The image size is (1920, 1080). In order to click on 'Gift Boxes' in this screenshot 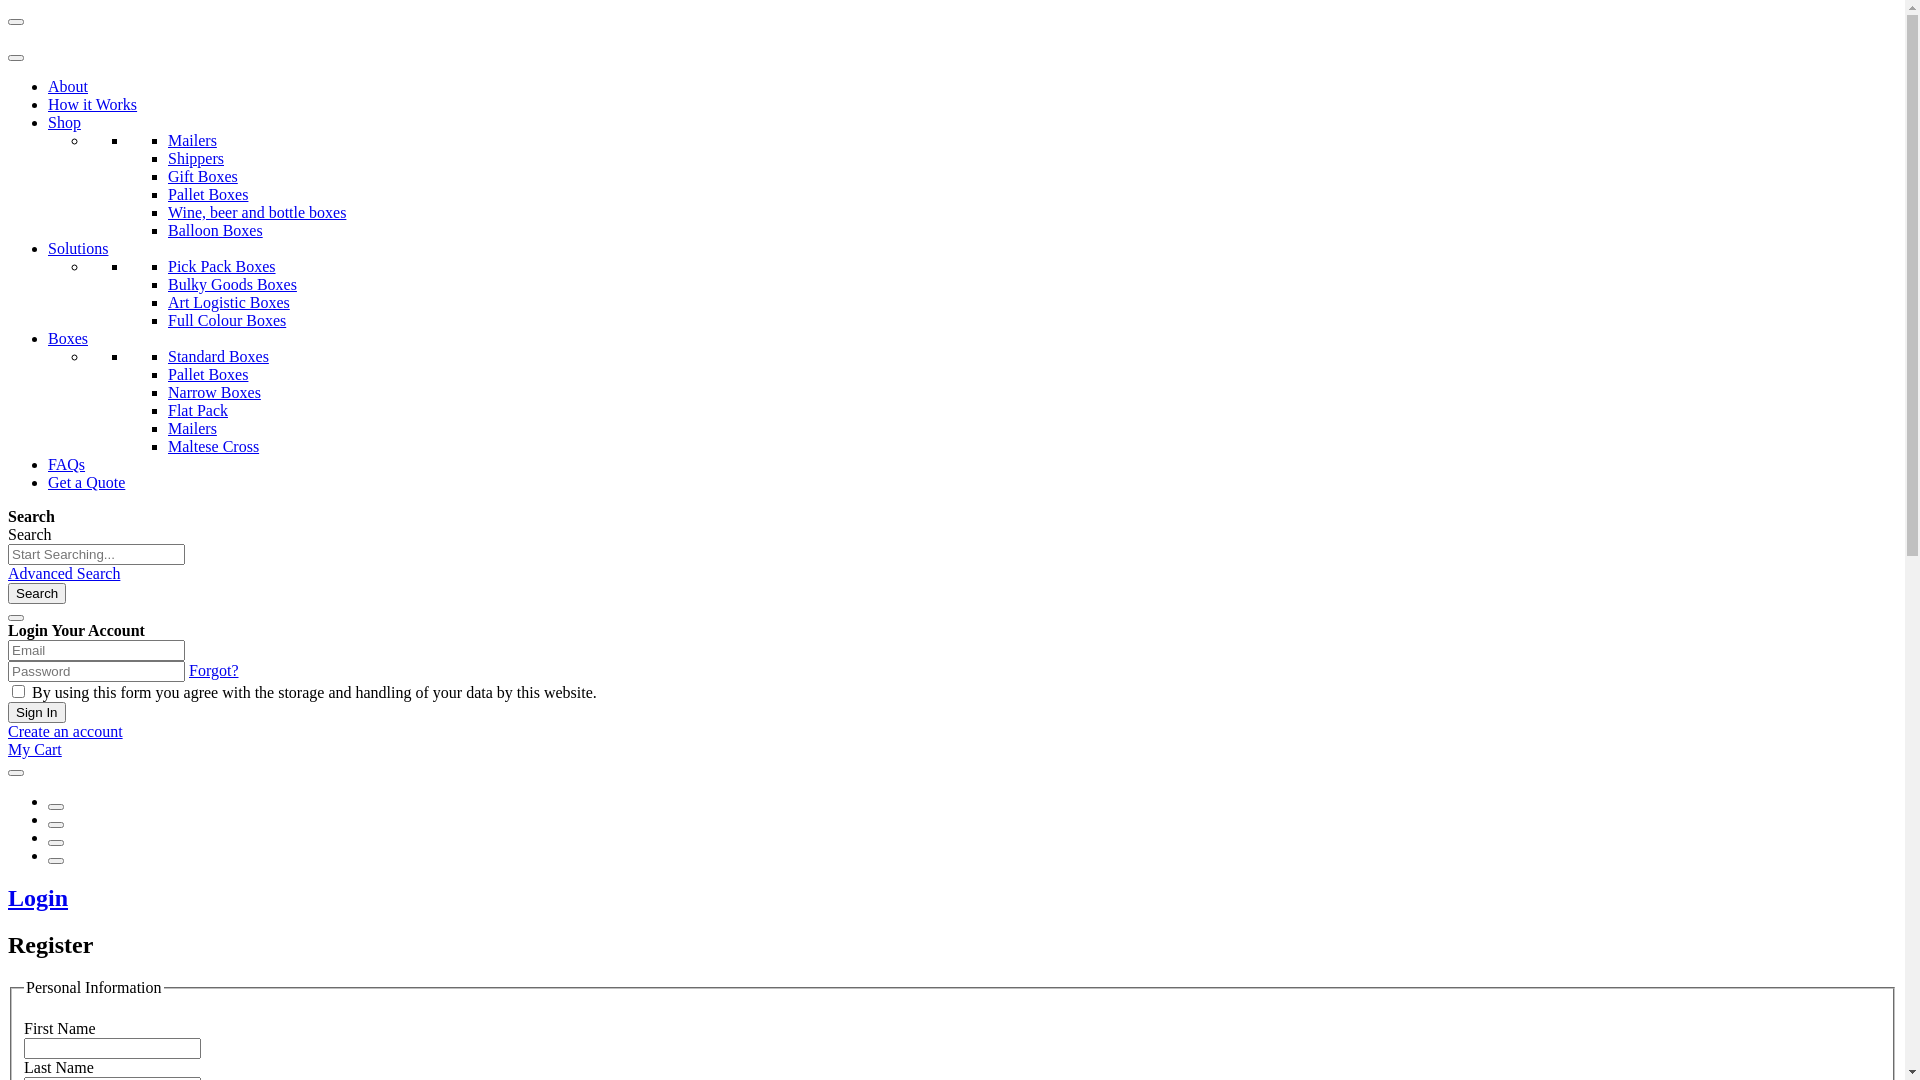, I will do `click(202, 175)`.